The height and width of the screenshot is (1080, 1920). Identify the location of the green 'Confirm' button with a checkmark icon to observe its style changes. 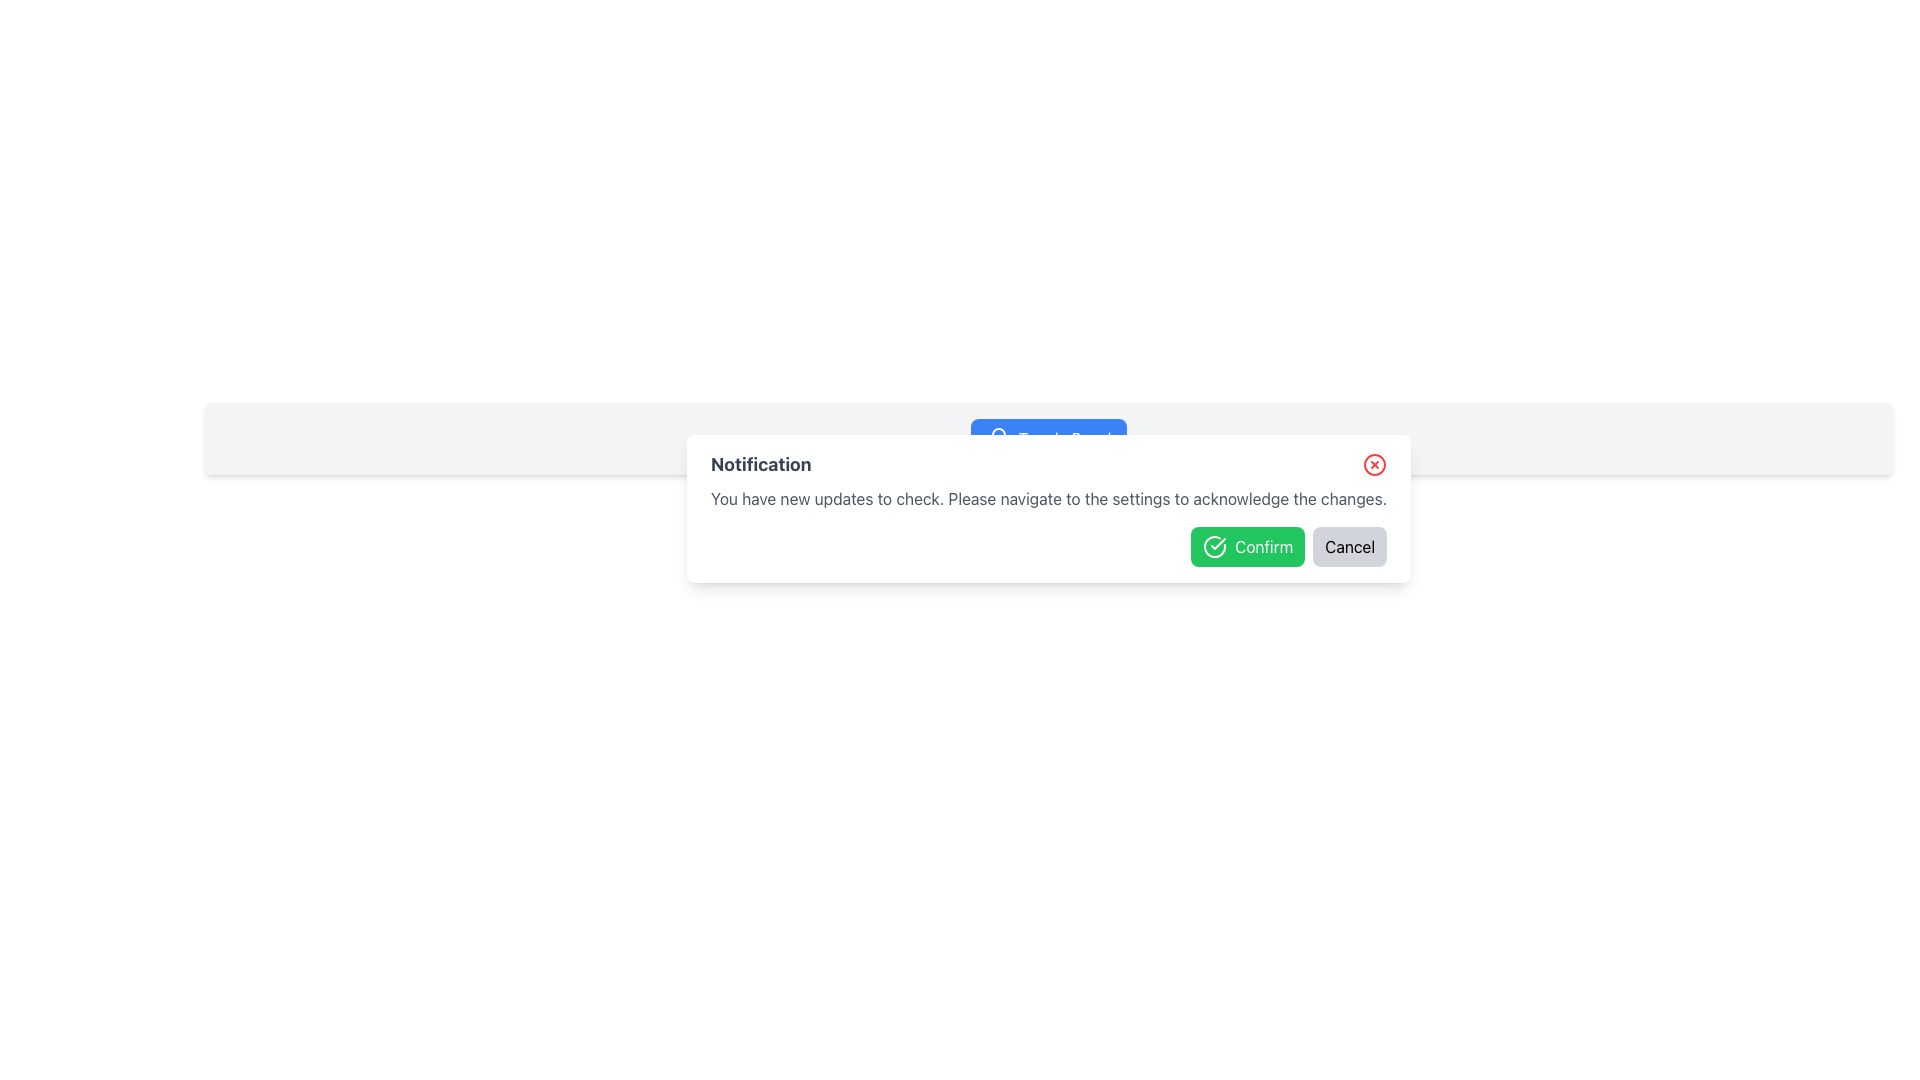
(1247, 547).